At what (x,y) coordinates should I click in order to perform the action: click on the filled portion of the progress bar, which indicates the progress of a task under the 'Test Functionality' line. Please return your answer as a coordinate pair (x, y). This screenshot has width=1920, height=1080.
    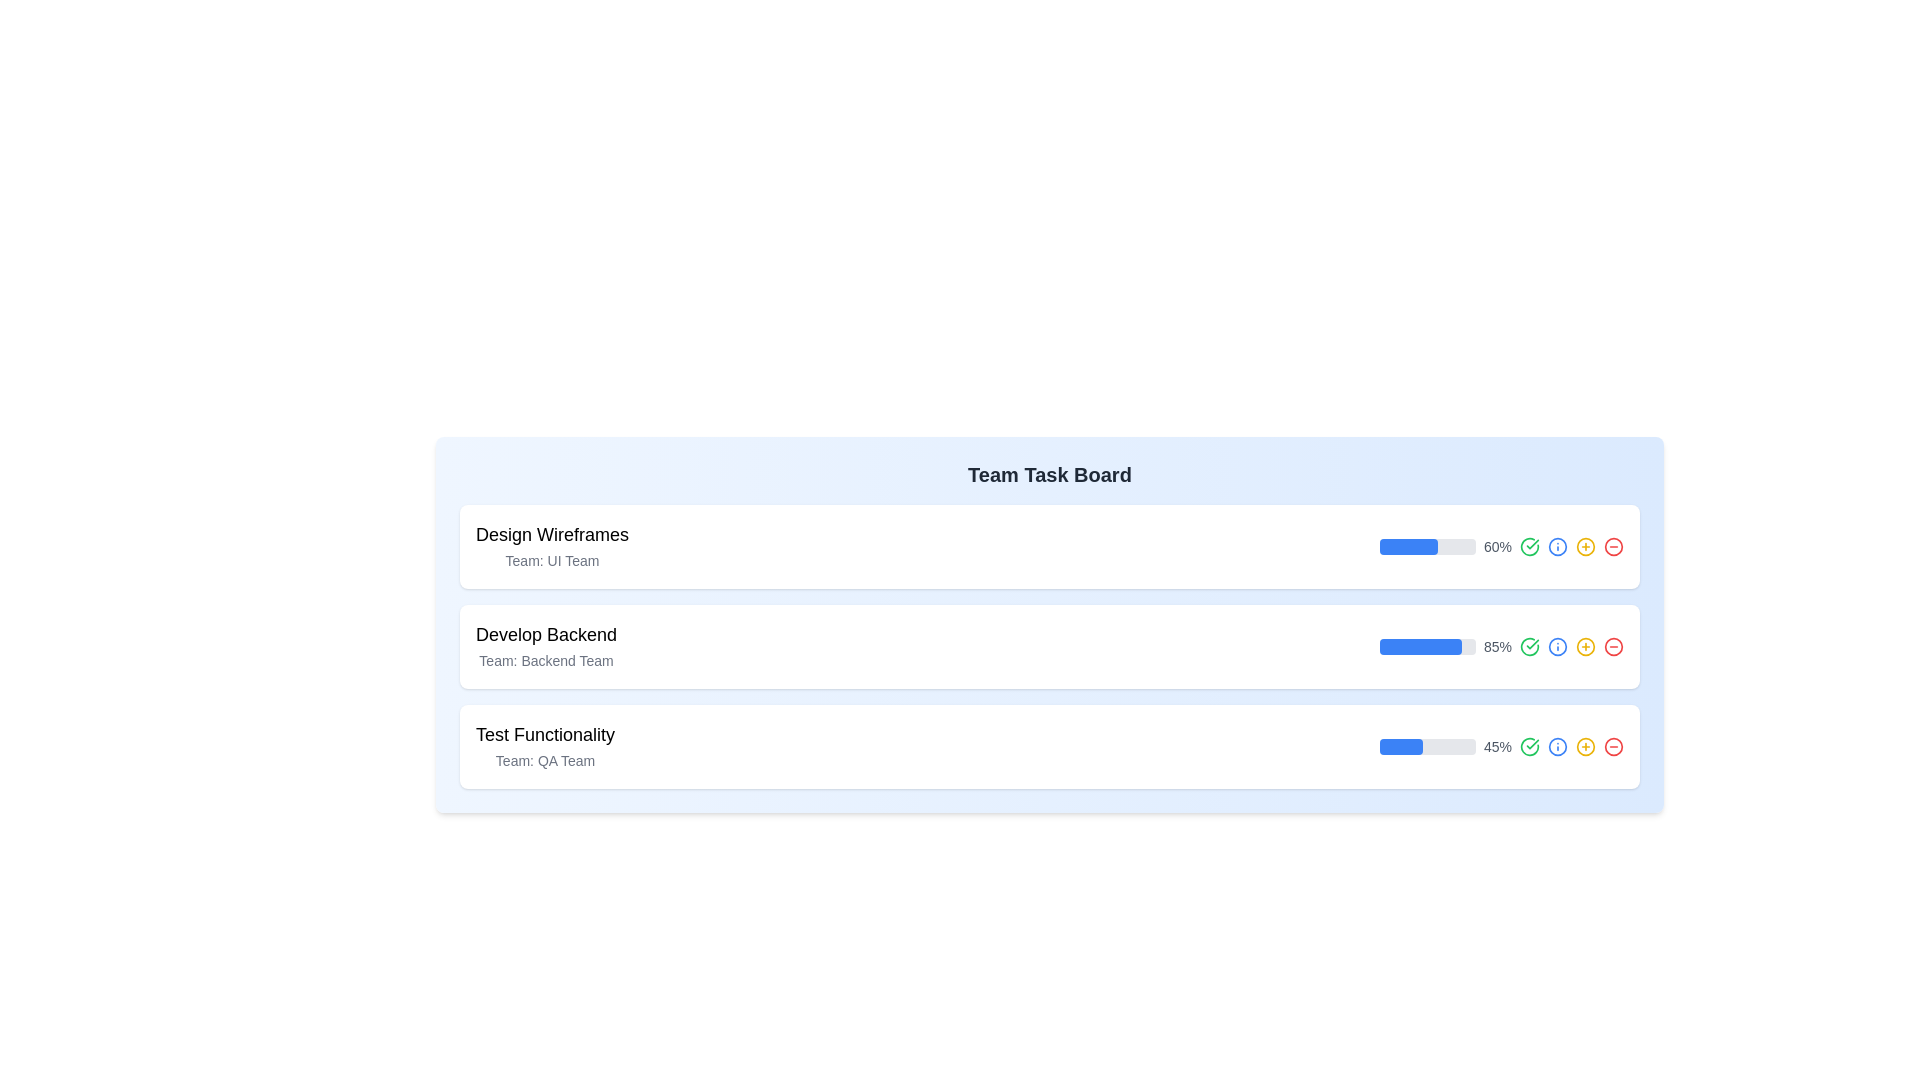
    Looking at the image, I should click on (1400, 747).